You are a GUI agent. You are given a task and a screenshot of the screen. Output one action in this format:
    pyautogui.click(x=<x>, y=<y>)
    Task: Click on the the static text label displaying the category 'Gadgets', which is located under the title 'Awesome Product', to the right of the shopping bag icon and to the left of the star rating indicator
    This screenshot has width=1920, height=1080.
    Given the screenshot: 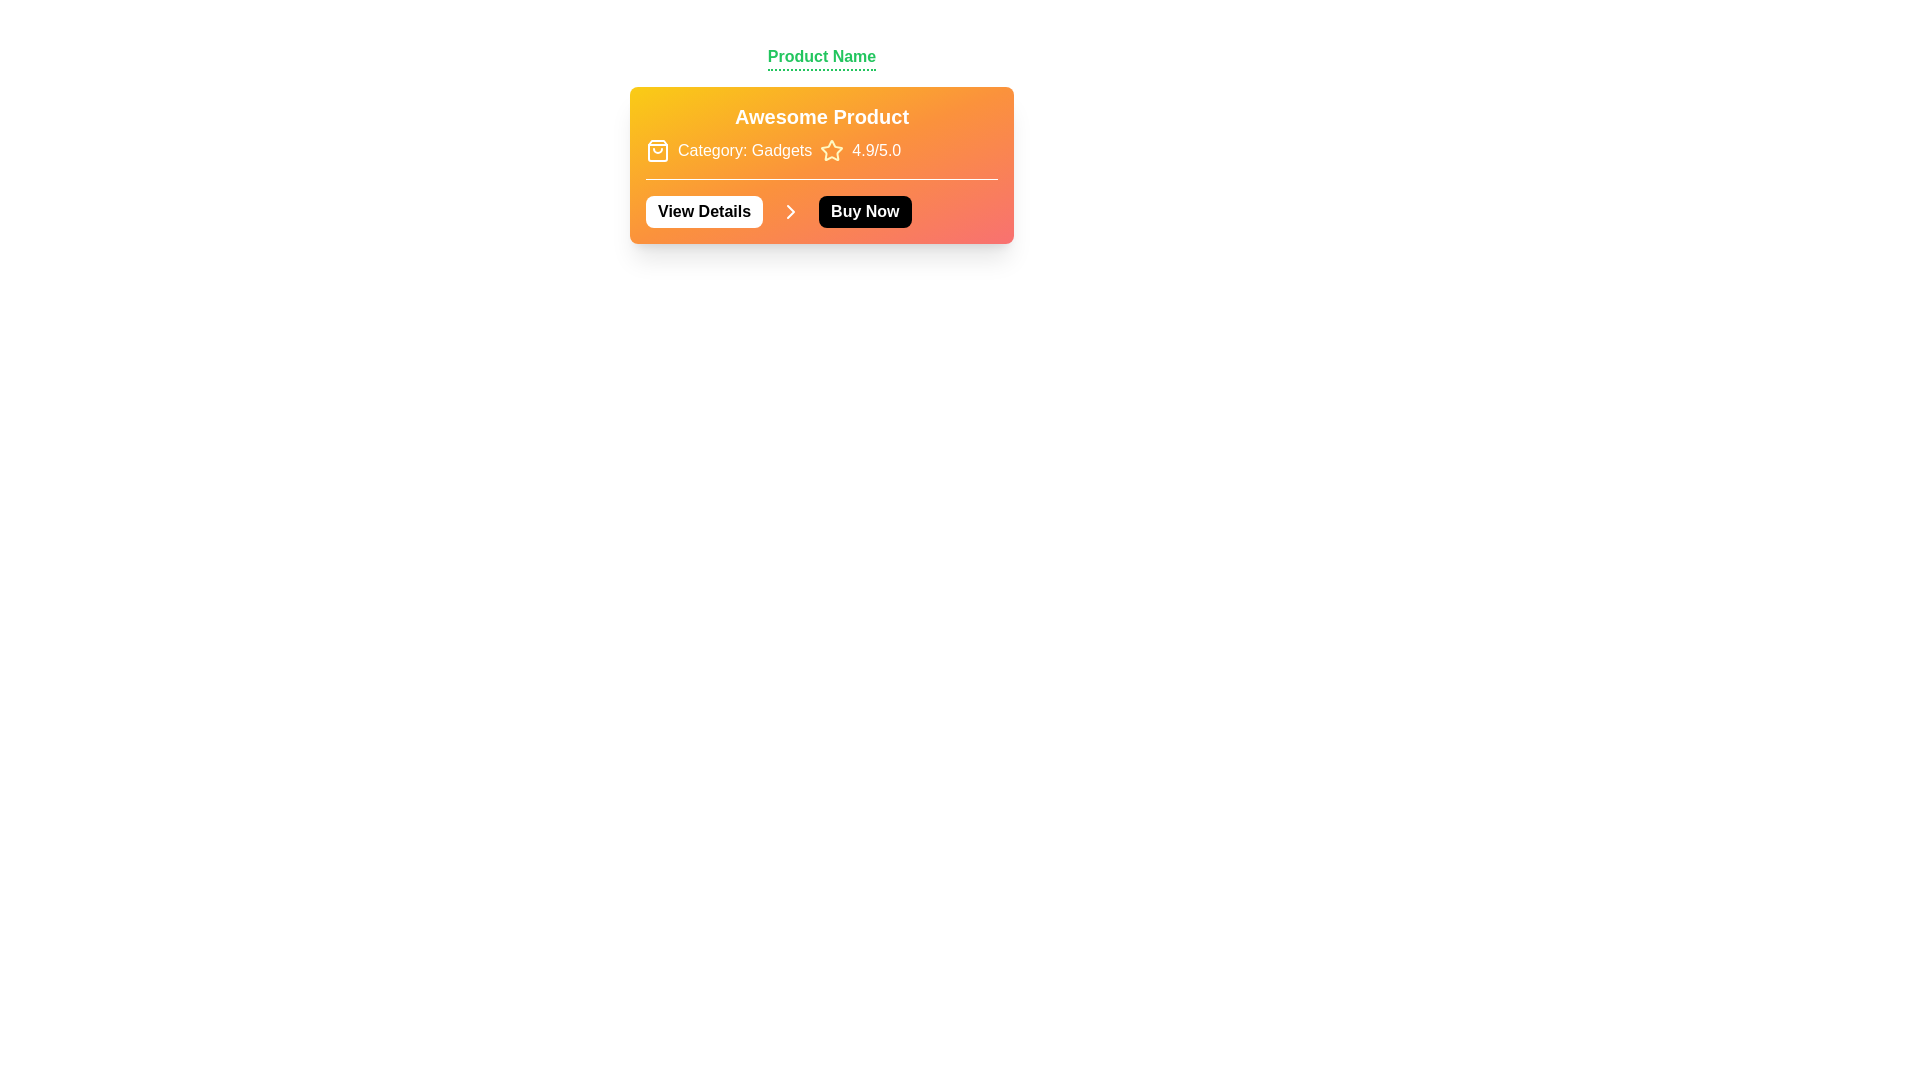 What is the action you would take?
    pyautogui.click(x=744, y=149)
    